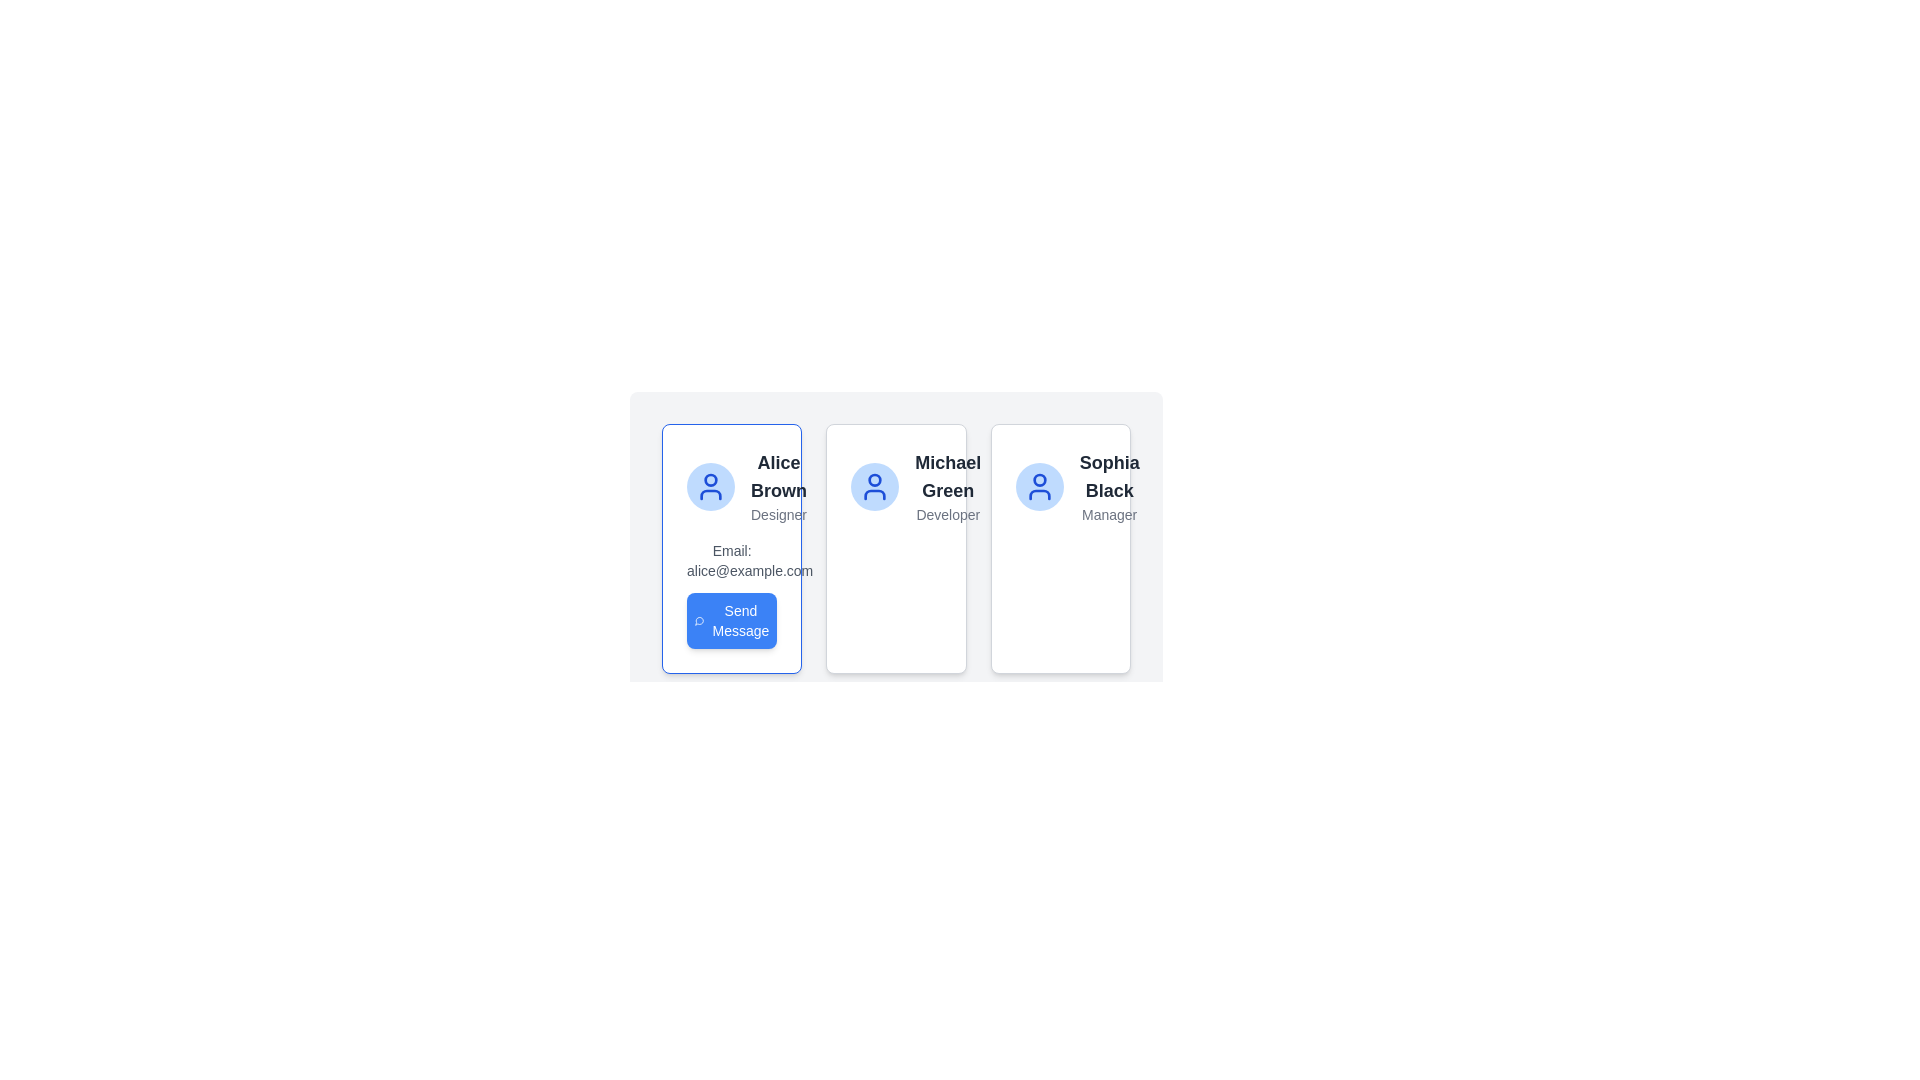 This screenshot has width=1920, height=1080. I want to click on the Profile card for Michael Green, which is the second card in a horizontal layout of three cards, displaying his name and role as a Developer, so click(895, 548).